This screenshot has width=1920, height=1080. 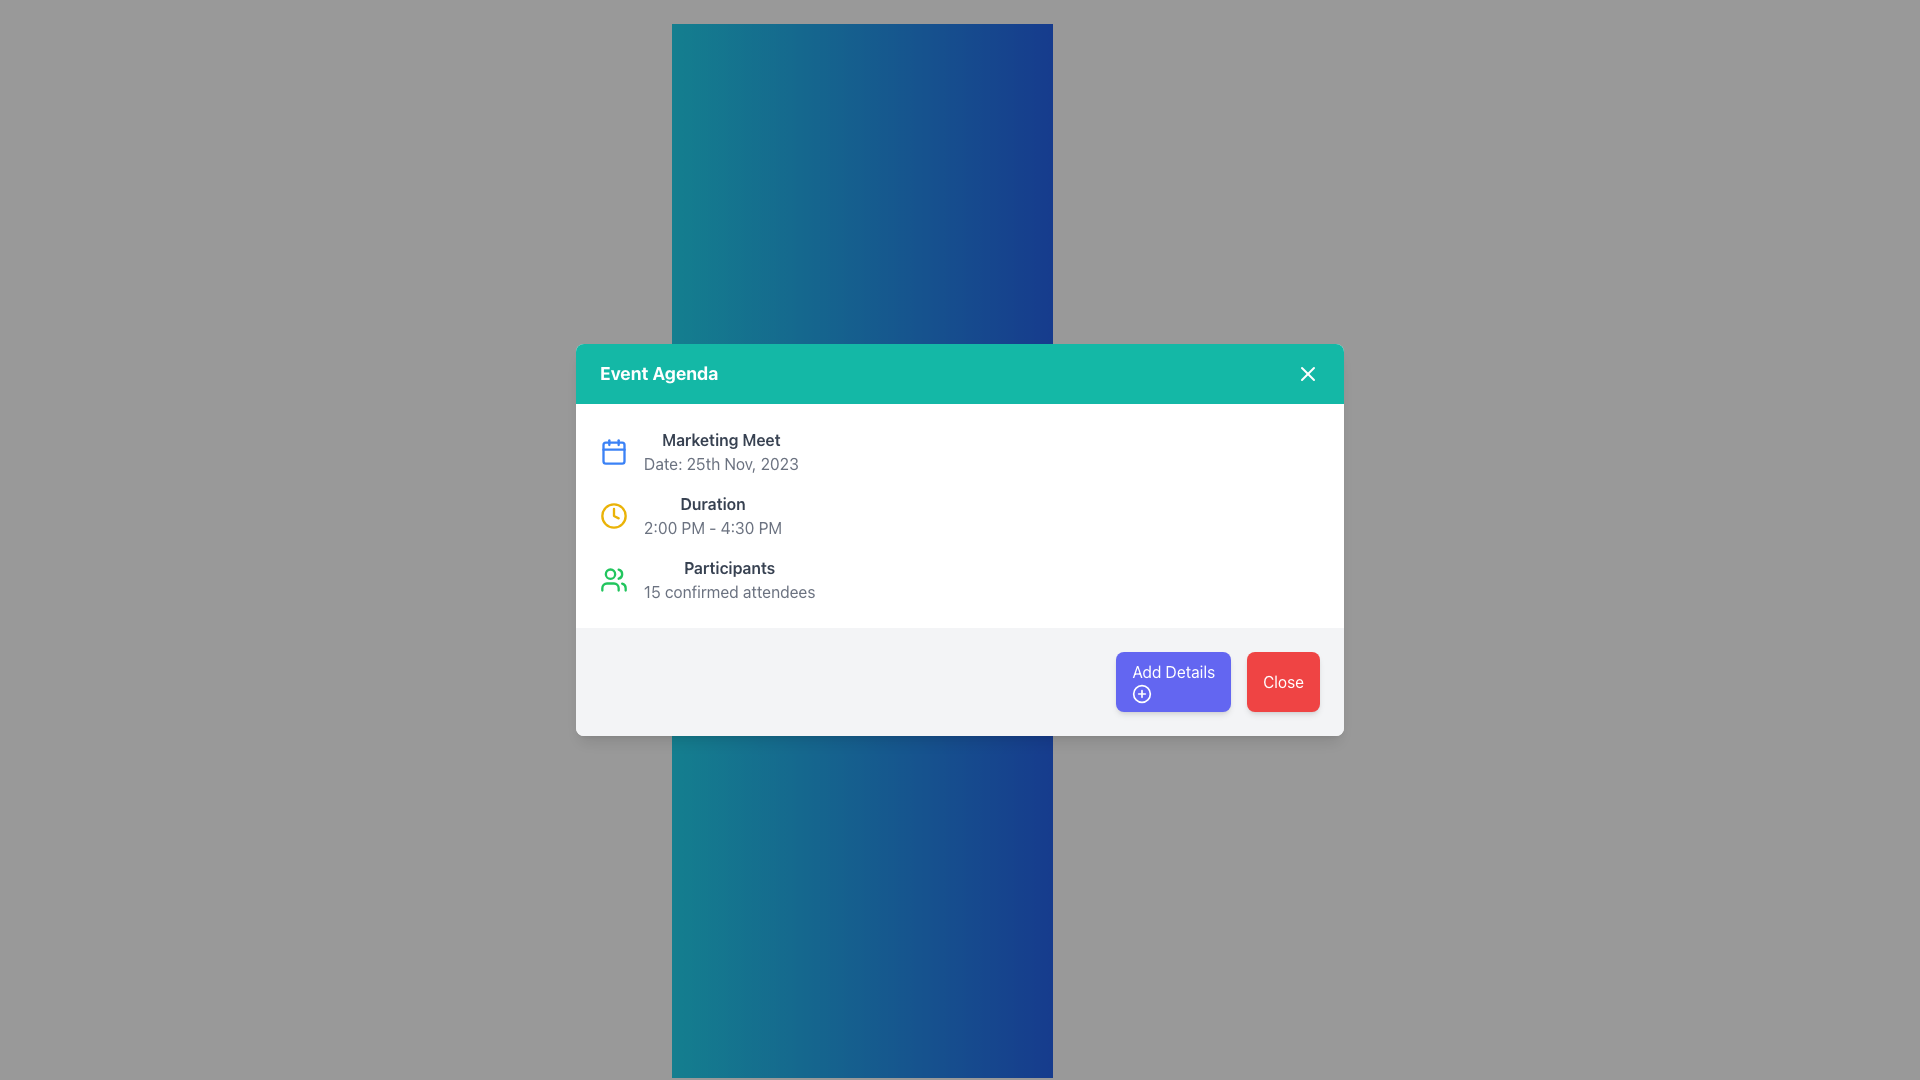 I want to click on the decorative rounded rectangle inside the calendar icon, which is located to the left of the 'Marketing Meet' agenda text in the Event Agenda dialog, so click(x=613, y=452).